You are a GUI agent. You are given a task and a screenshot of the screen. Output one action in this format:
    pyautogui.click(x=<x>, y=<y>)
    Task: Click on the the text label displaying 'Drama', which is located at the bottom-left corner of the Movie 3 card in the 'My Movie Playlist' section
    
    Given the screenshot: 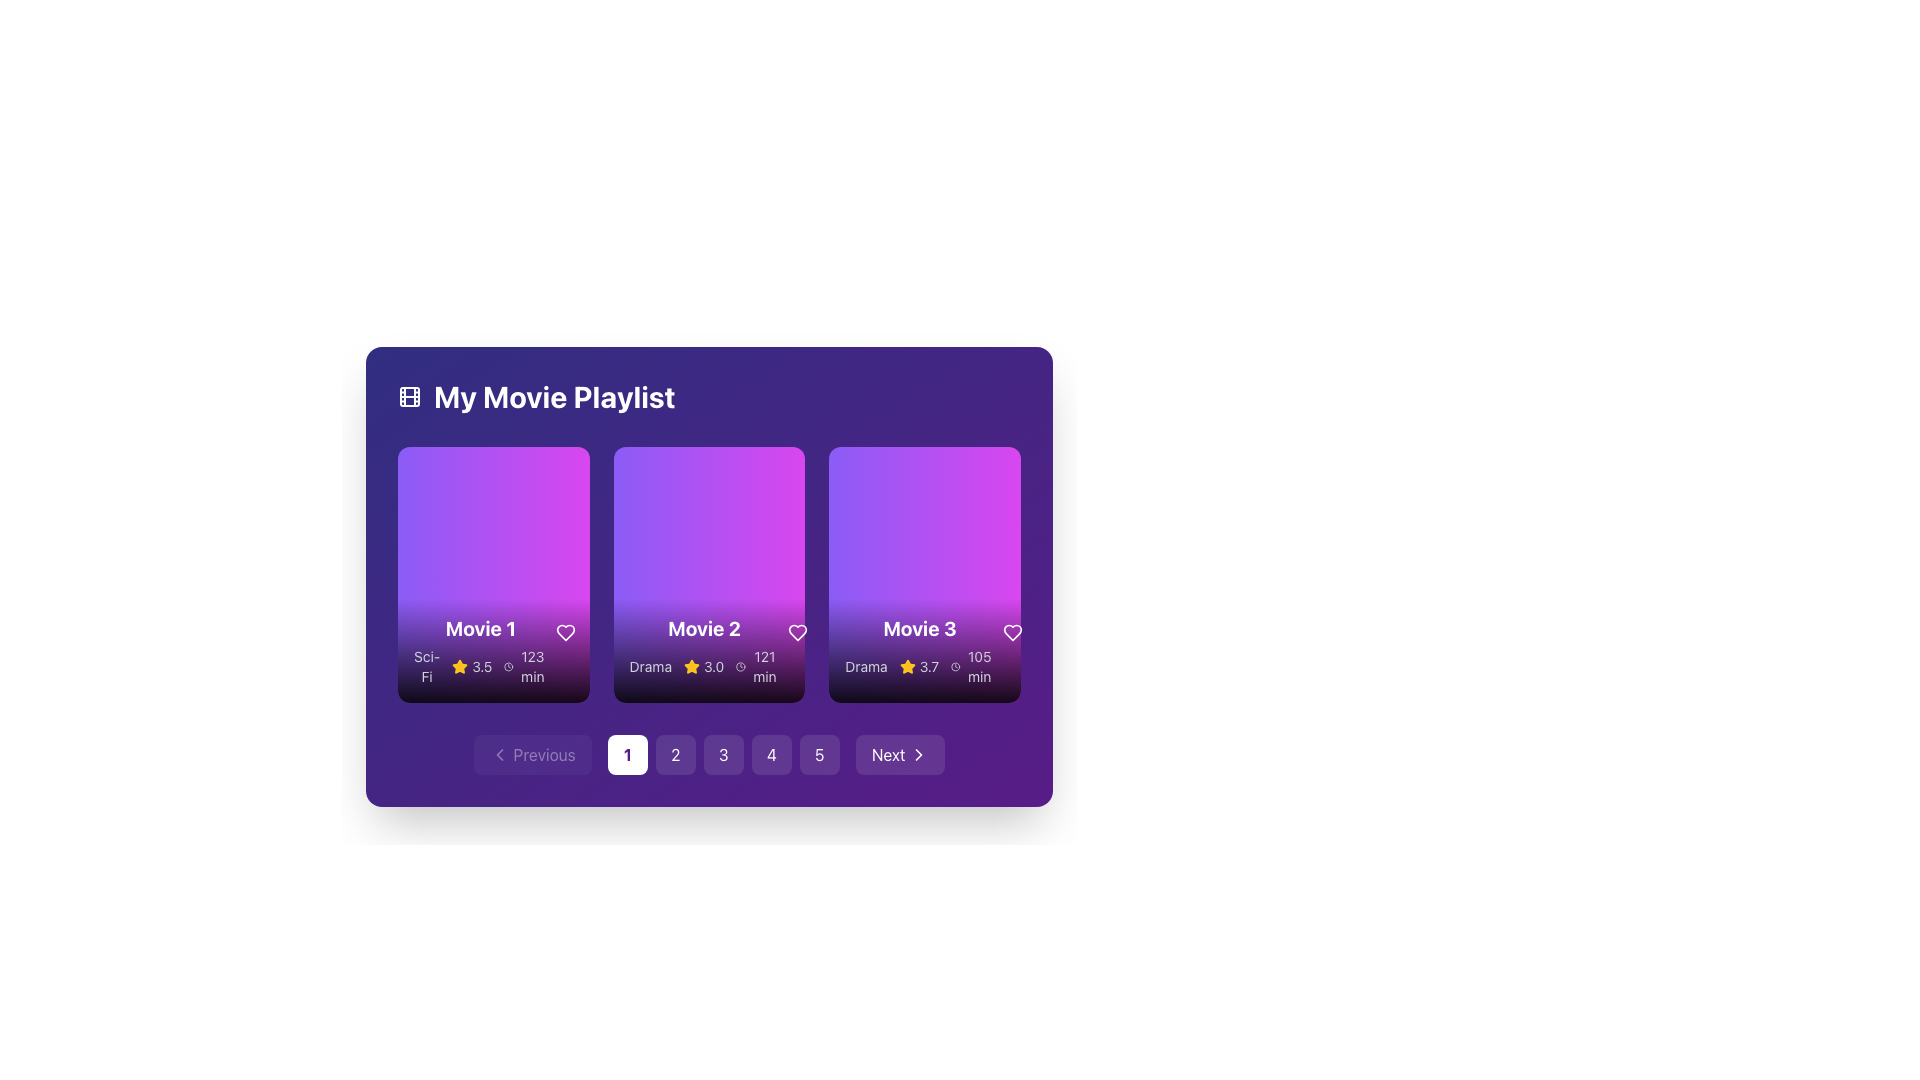 What is the action you would take?
    pyautogui.click(x=866, y=667)
    